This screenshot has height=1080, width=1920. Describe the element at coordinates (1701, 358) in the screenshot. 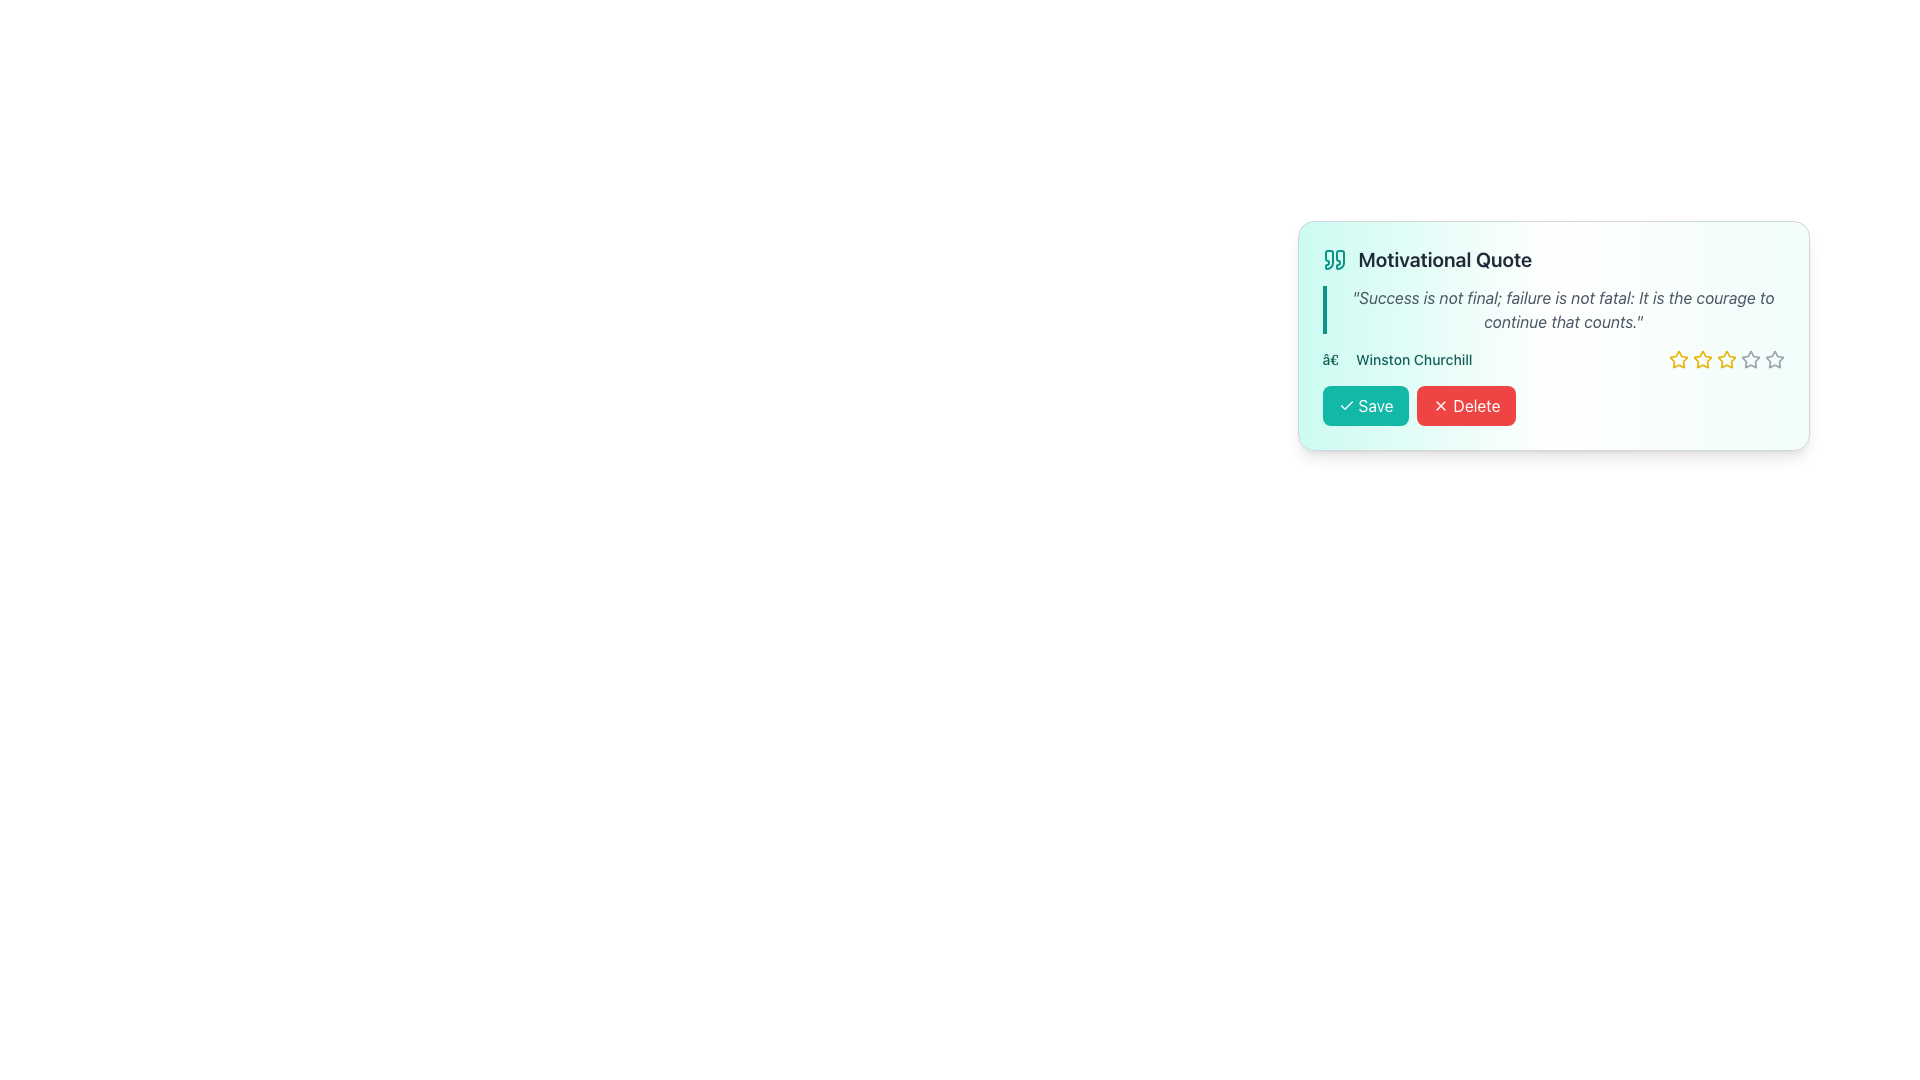

I see `the second star icon in the rating system` at that location.